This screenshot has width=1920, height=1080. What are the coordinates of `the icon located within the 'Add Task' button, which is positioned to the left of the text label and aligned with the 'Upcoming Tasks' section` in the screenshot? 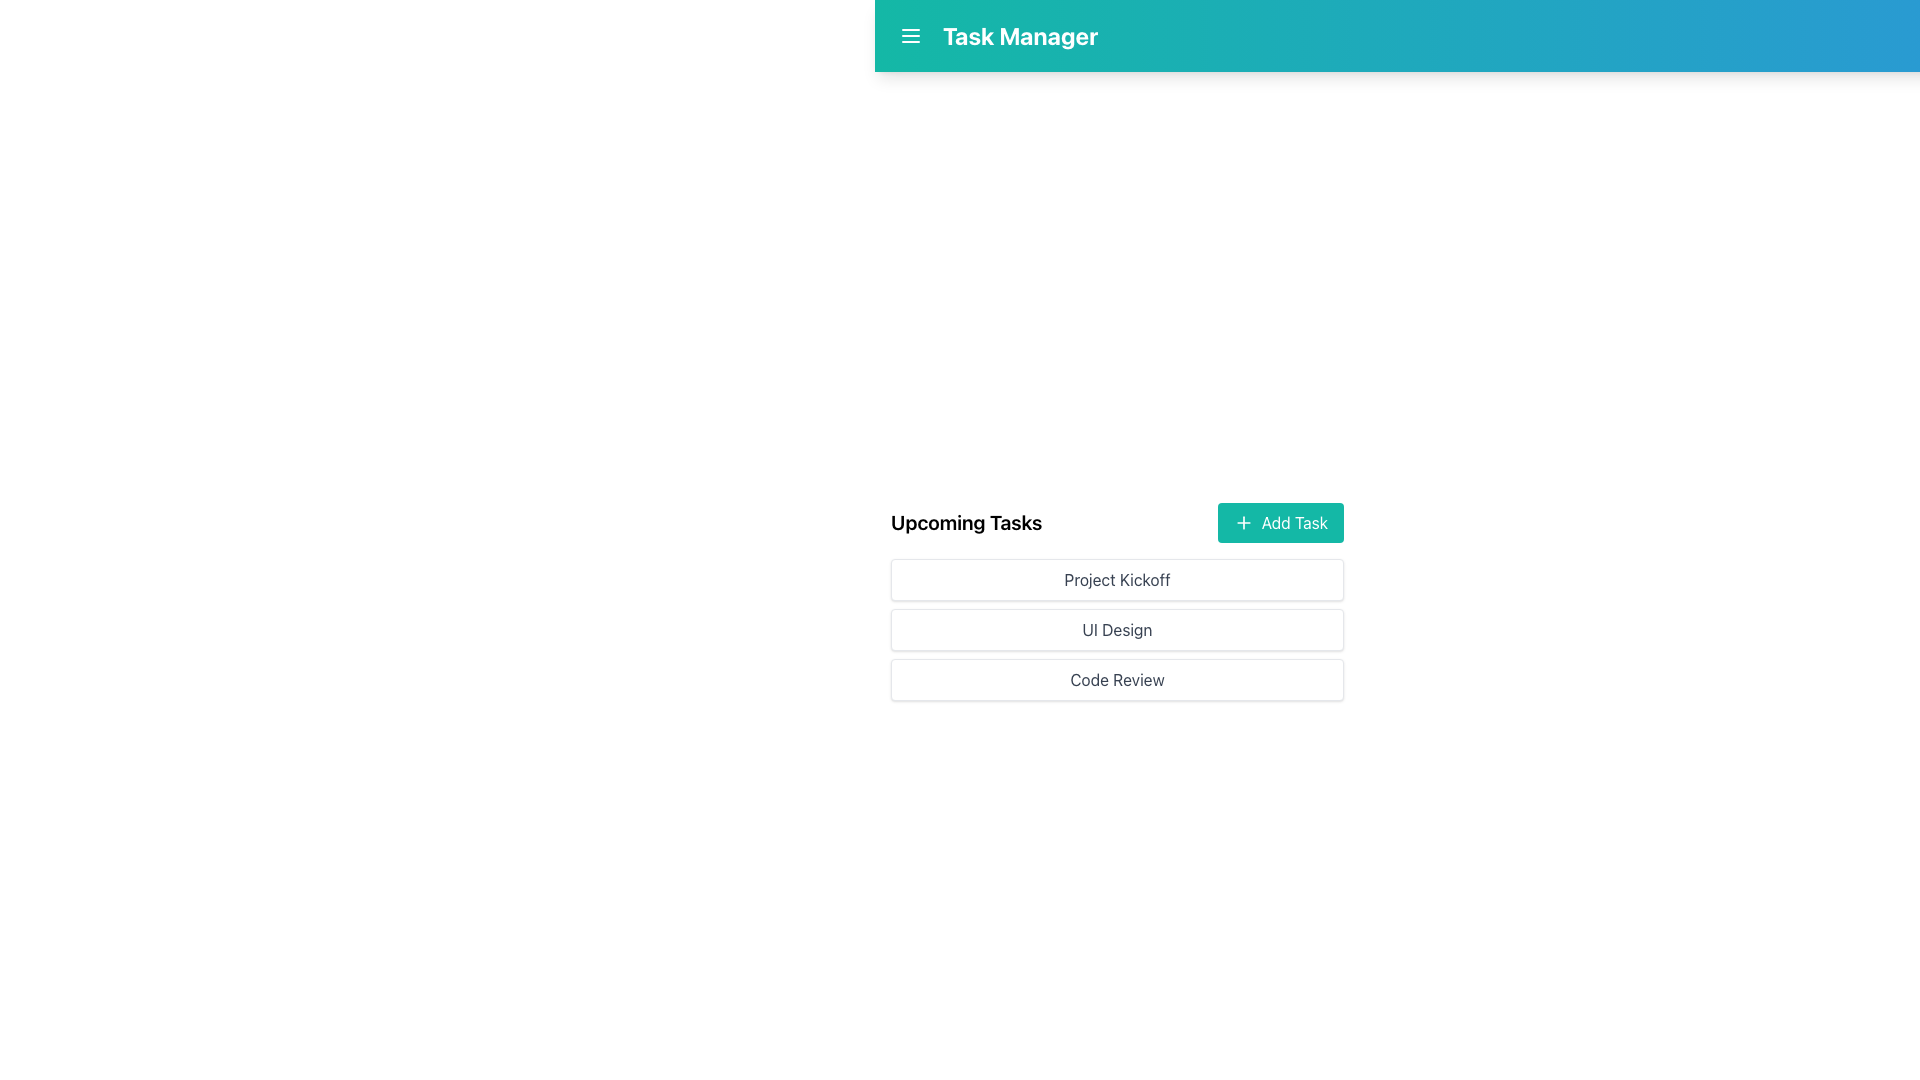 It's located at (1242, 522).